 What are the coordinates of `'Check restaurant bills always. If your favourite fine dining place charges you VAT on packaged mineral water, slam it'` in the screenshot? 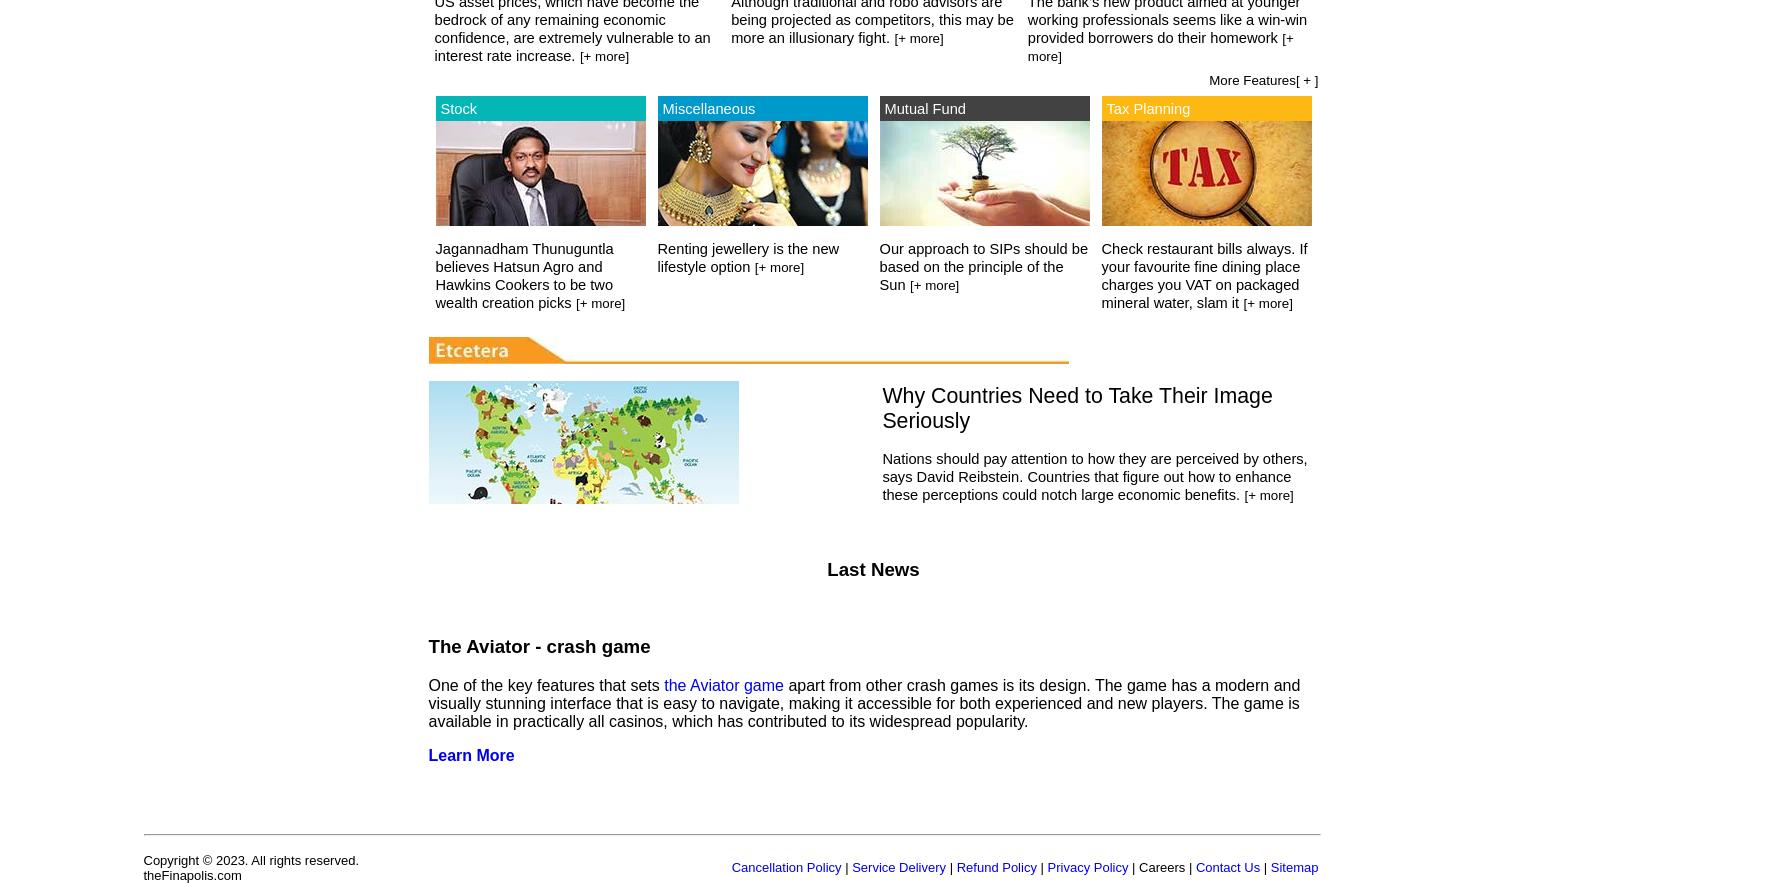 It's located at (1203, 276).